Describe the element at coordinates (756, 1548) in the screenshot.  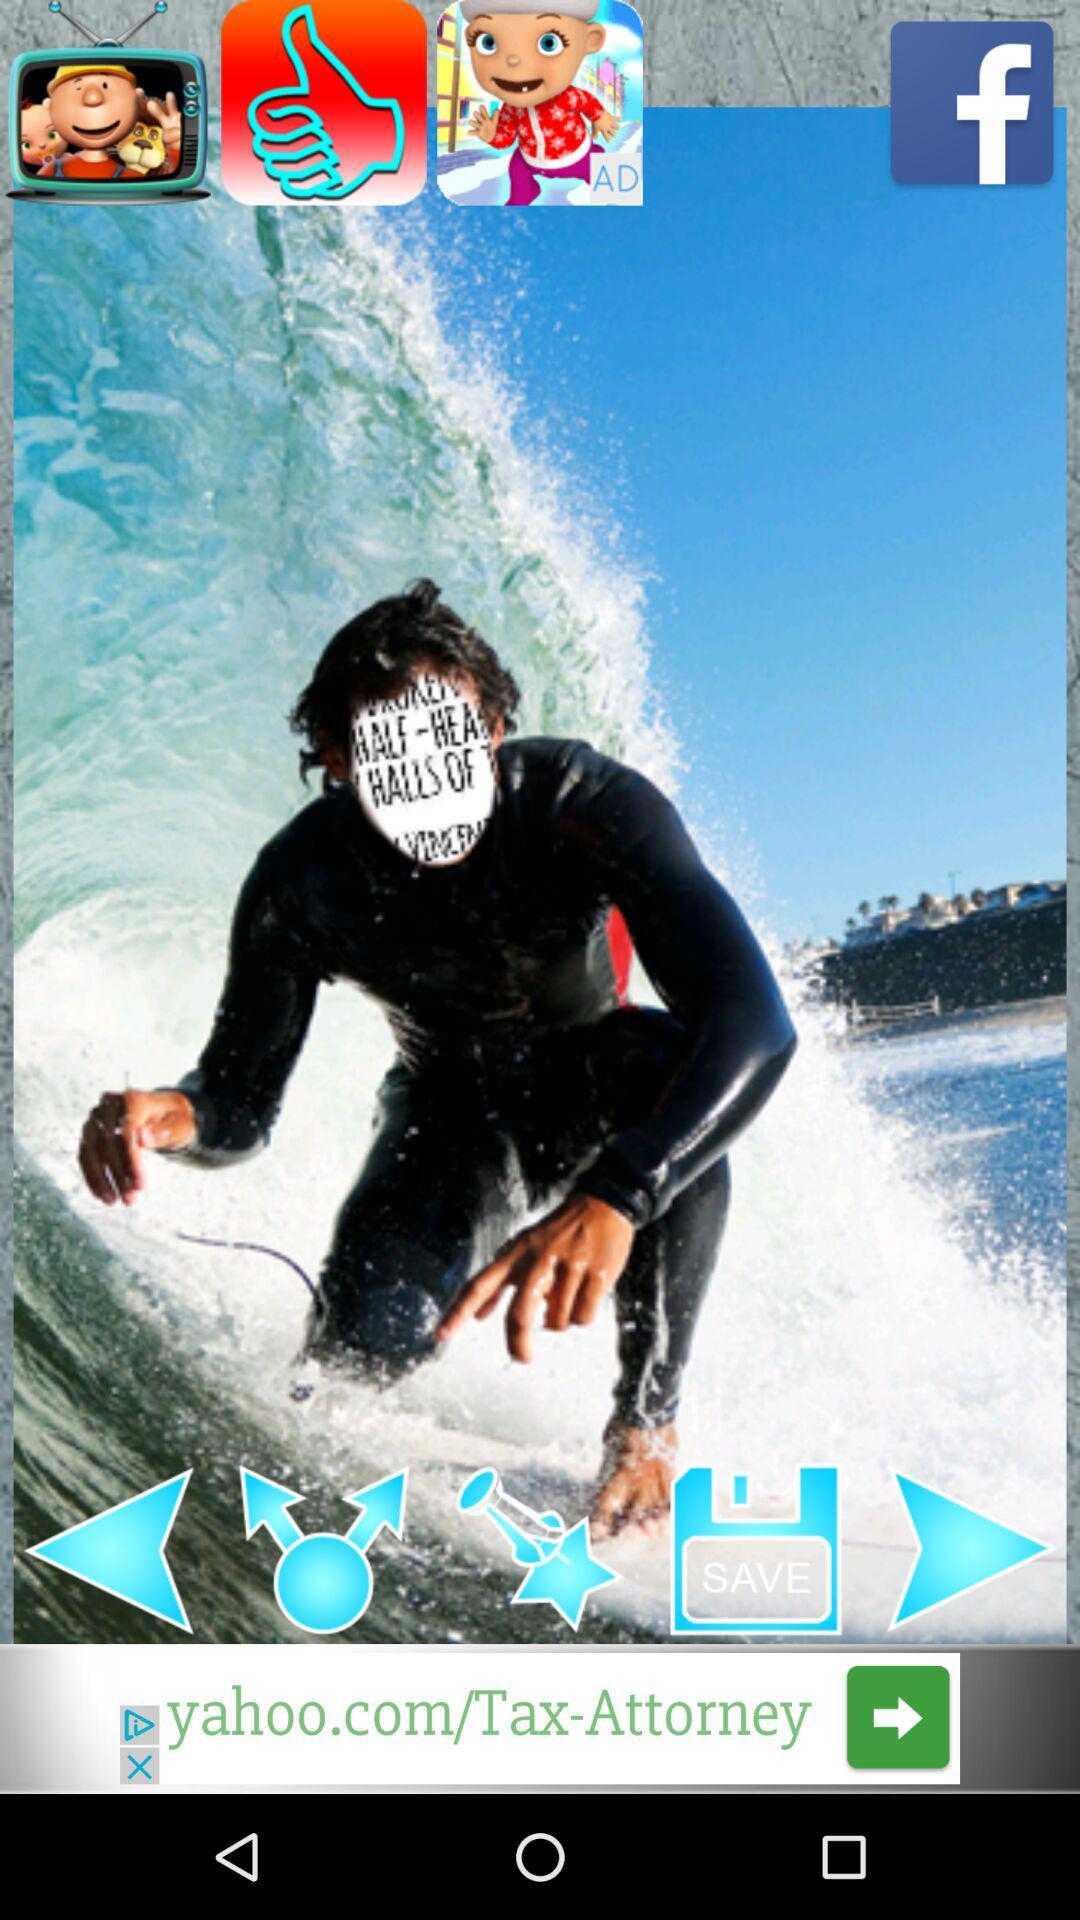
I see `to save` at that location.